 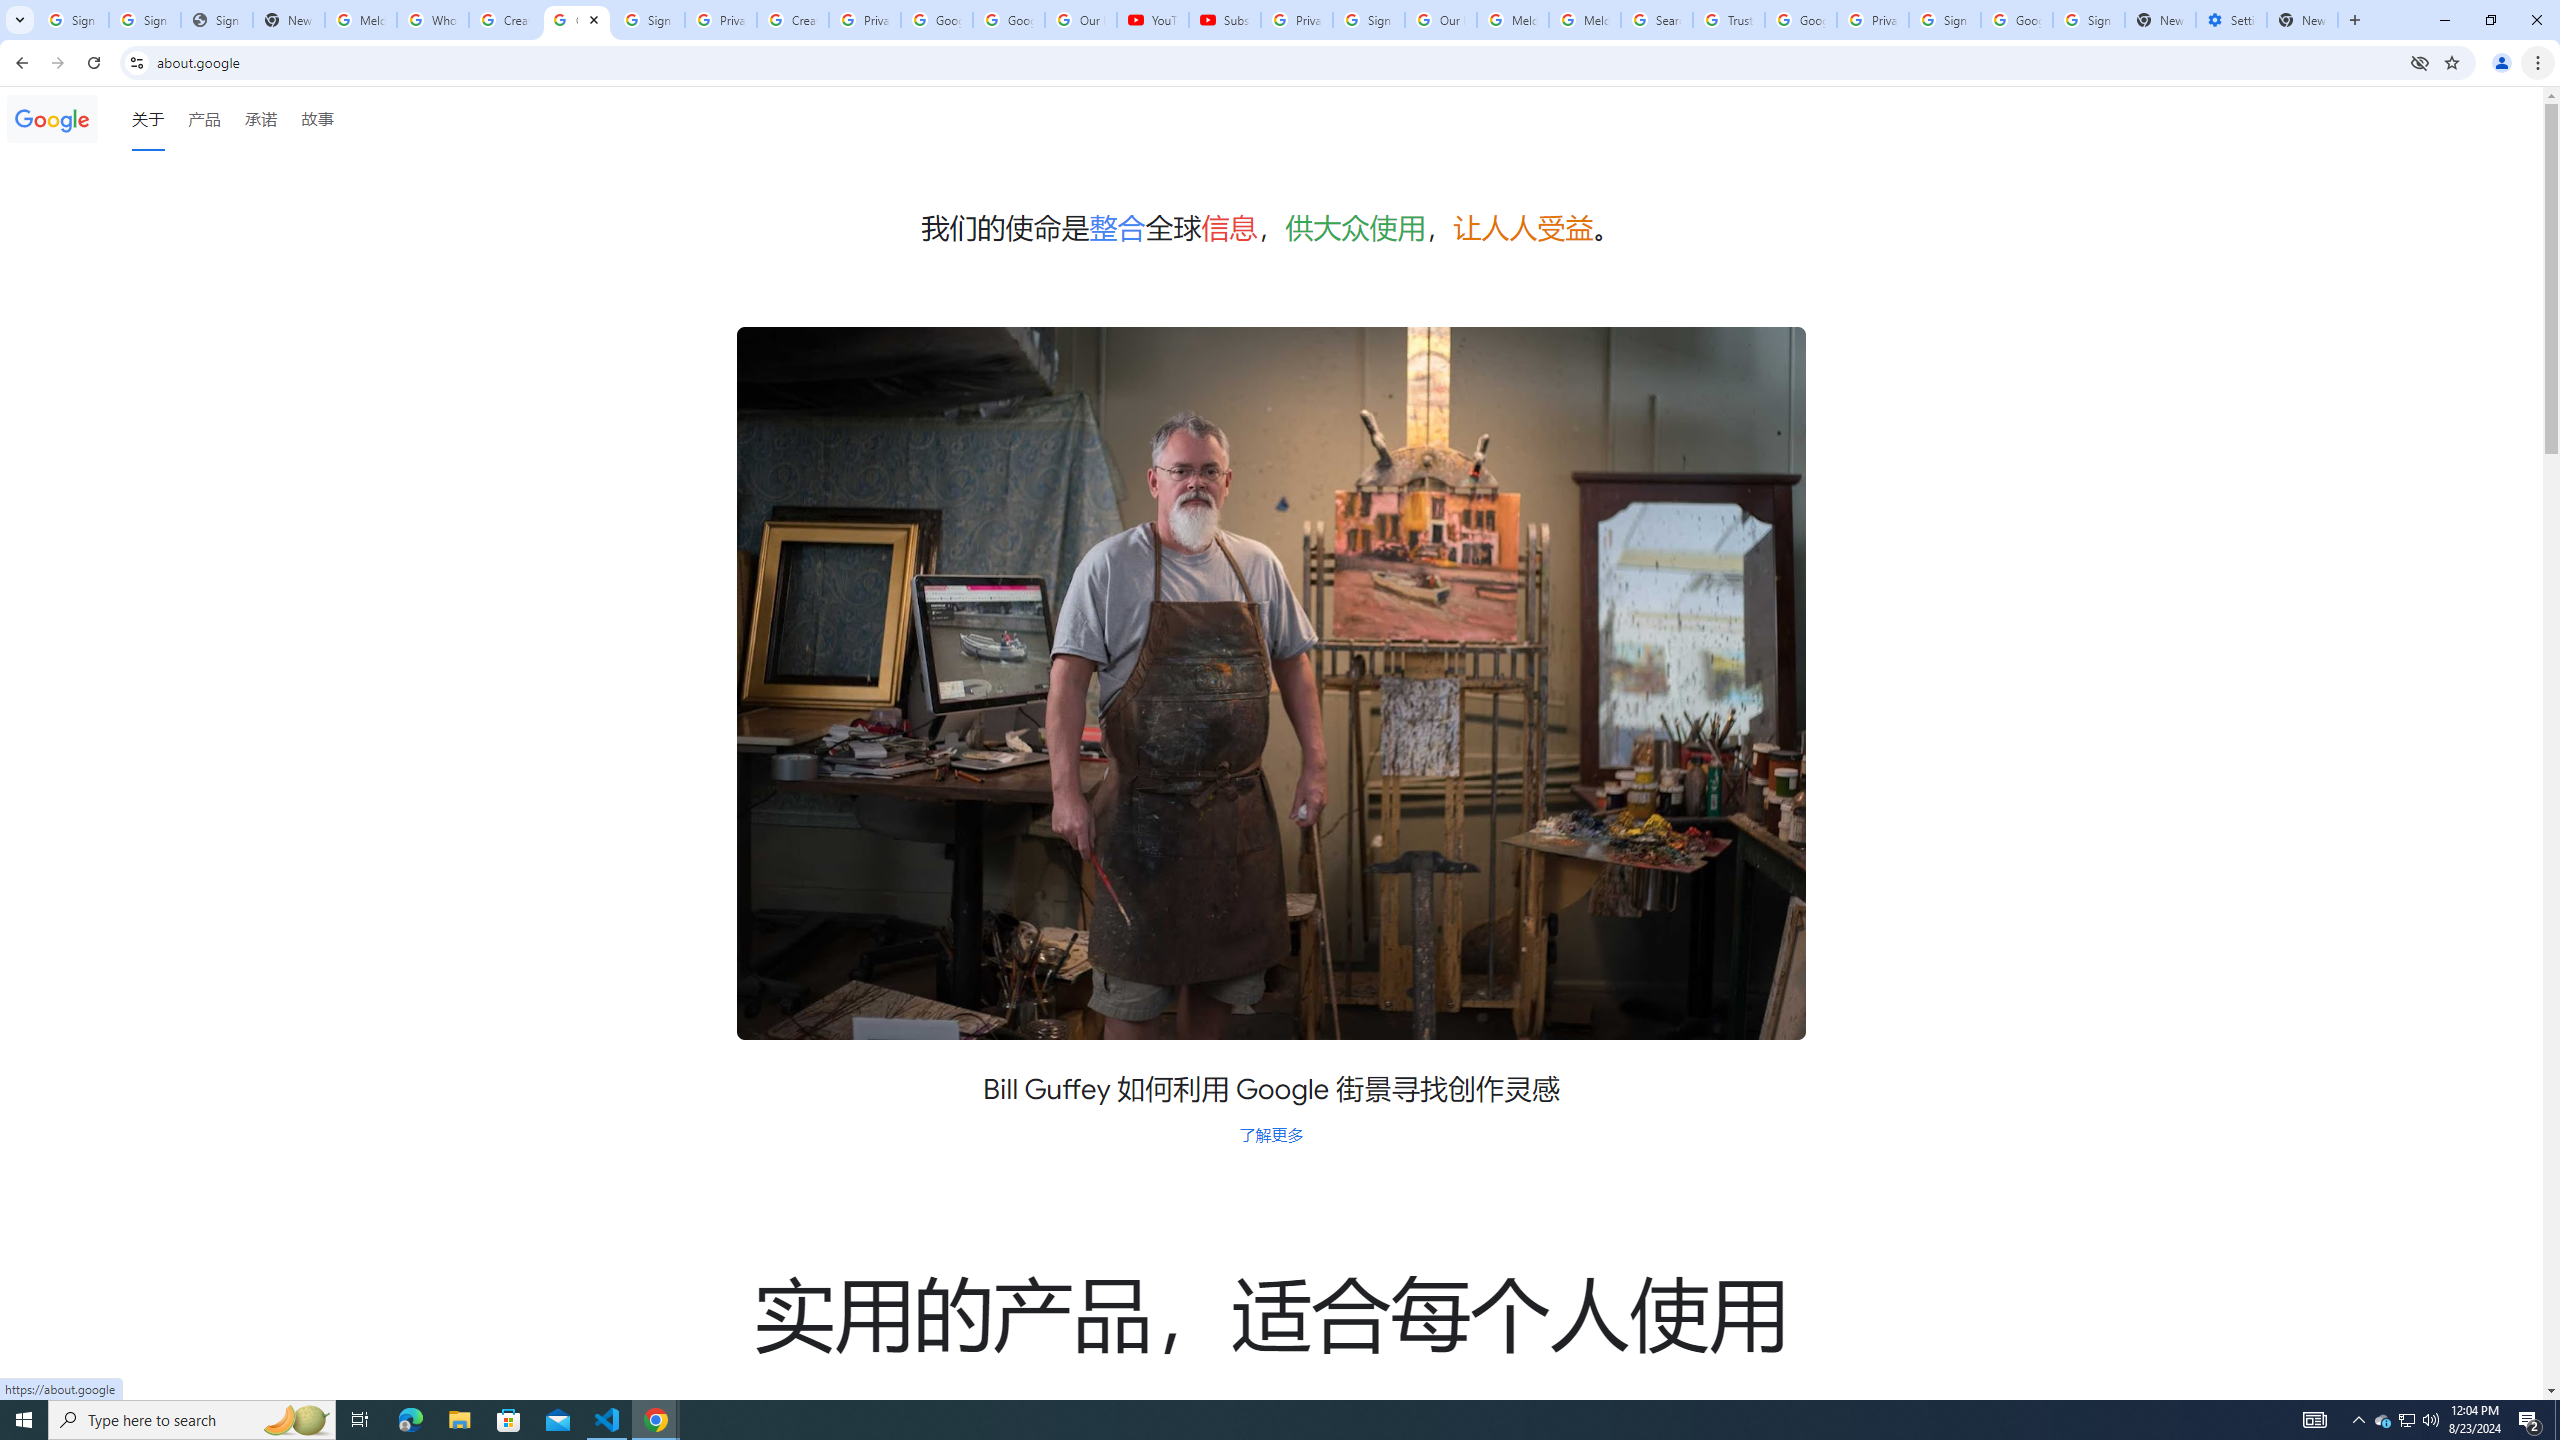 What do you see at coordinates (1223, 19) in the screenshot?
I see `'Subscriptions - YouTube'` at bounding box center [1223, 19].